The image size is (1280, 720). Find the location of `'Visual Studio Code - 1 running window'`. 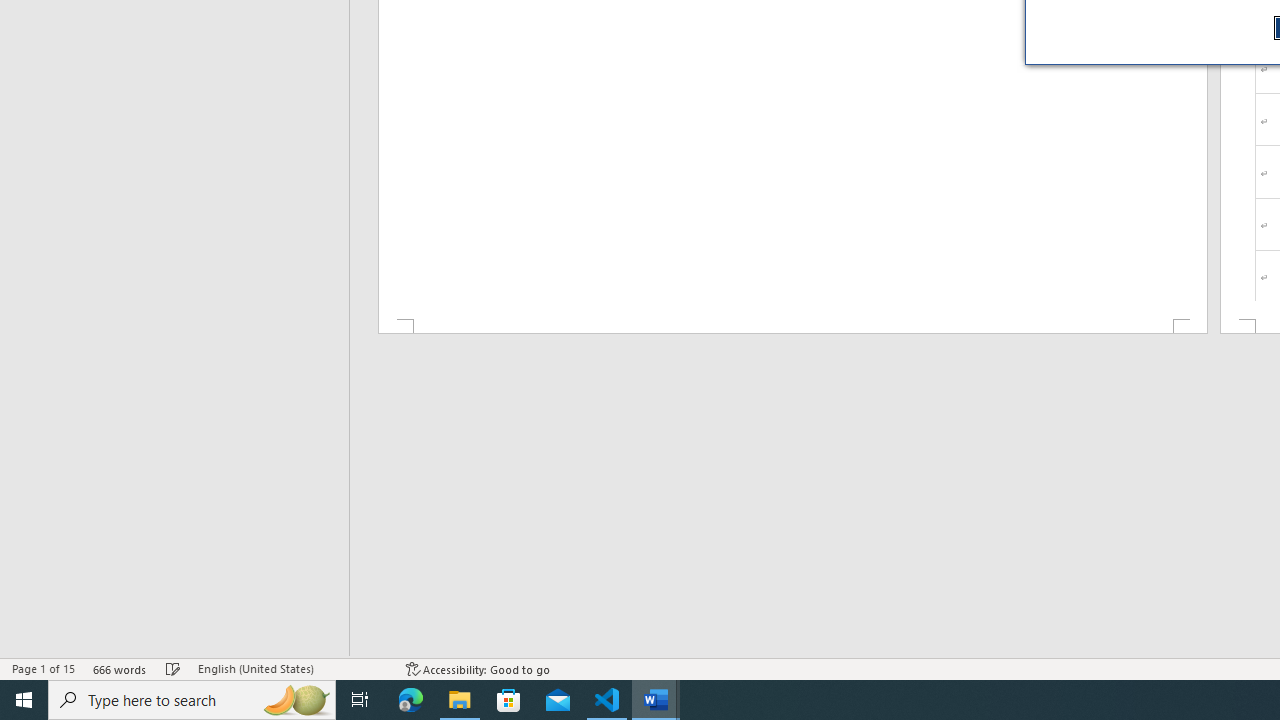

'Visual Studio Code - 1 running window' is located at coordinates (606, 698).